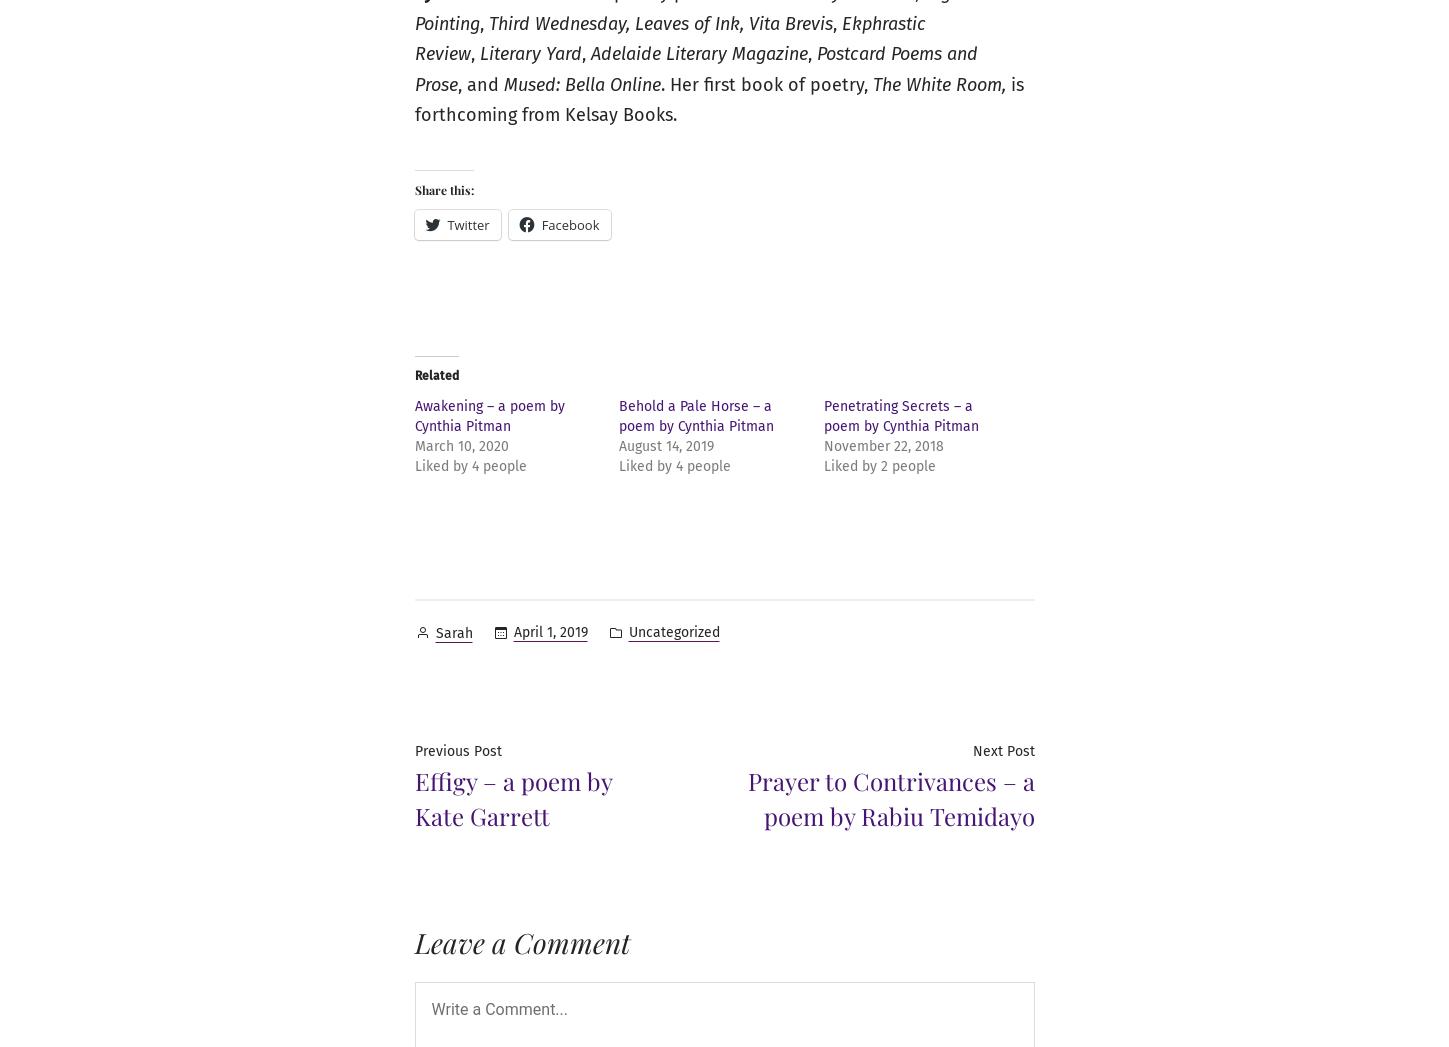 The height and width of the screenshot is (1047, 1449). I want to click on 'The White Room,', so click(872, 83).